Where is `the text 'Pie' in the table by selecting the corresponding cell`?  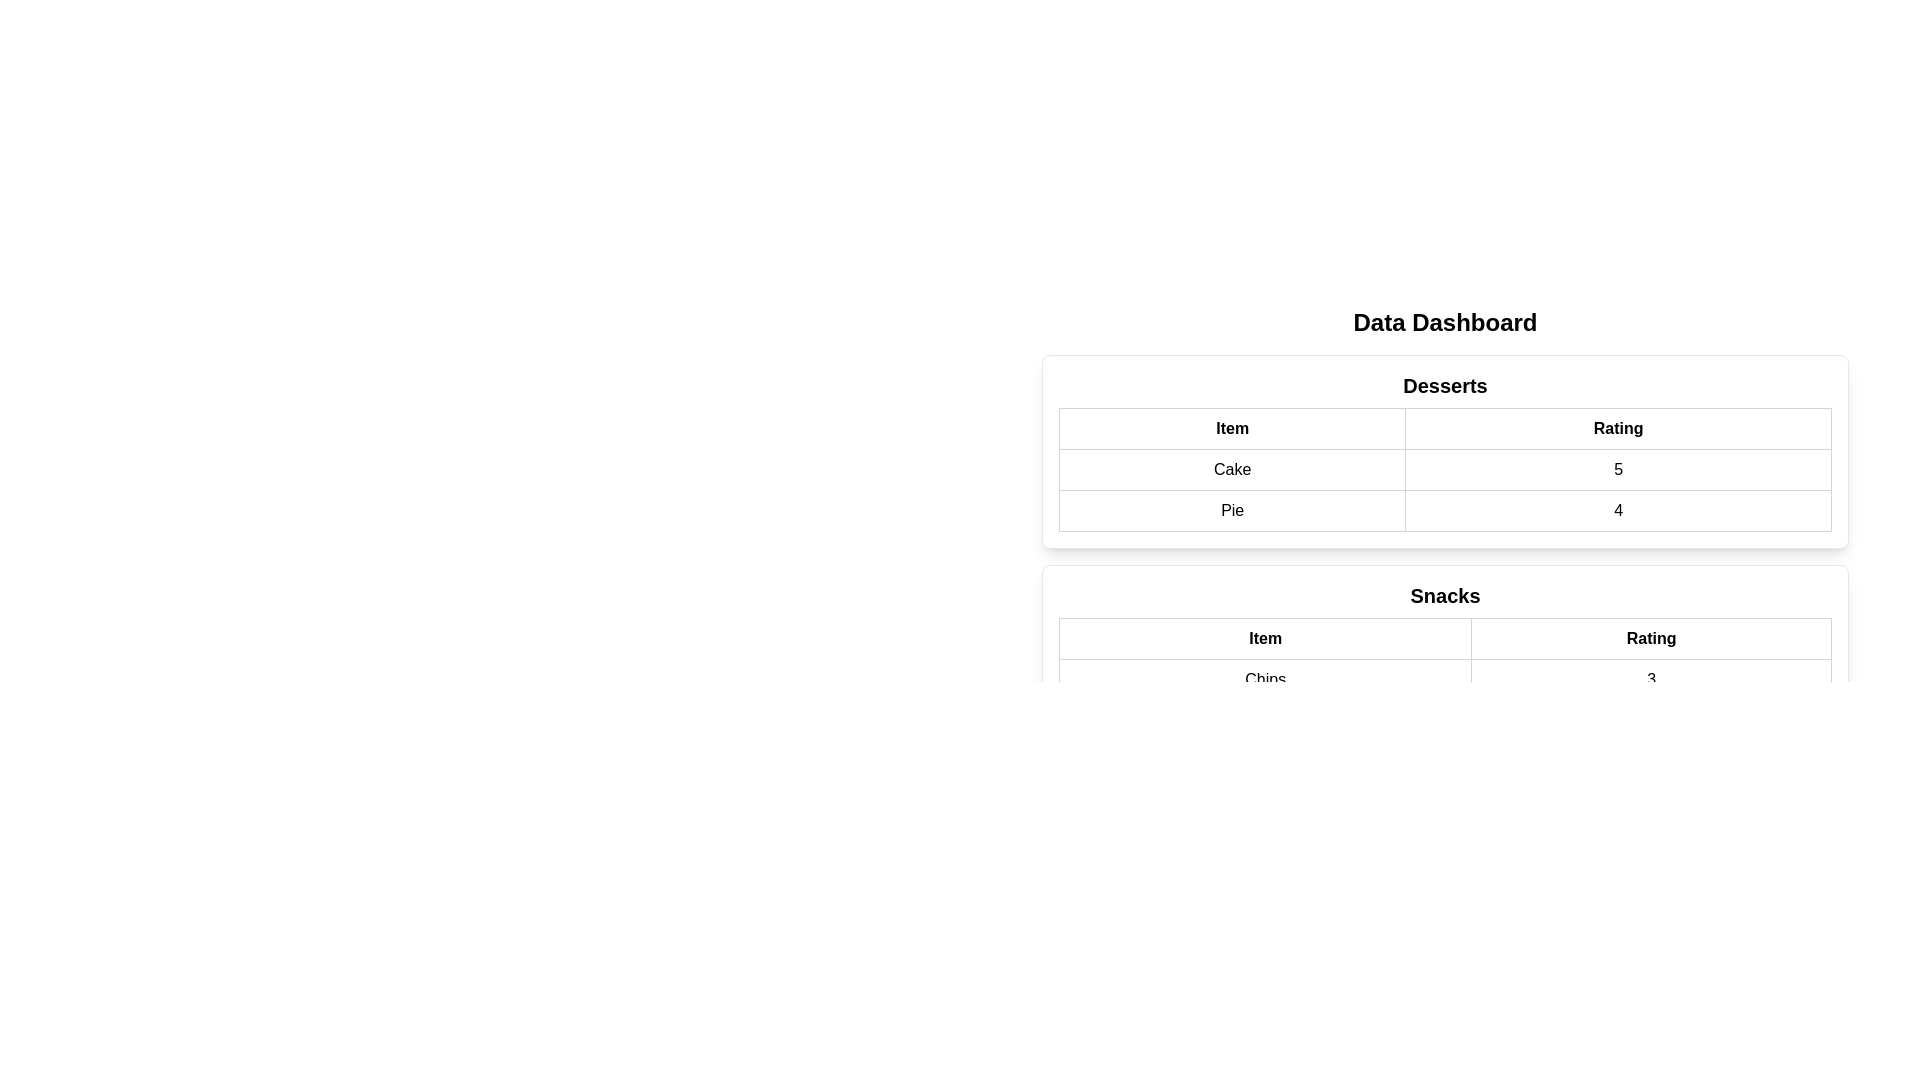 the text 'Pie' in the table by selecting the corresponding cell is located at coordinates (1231, 509).